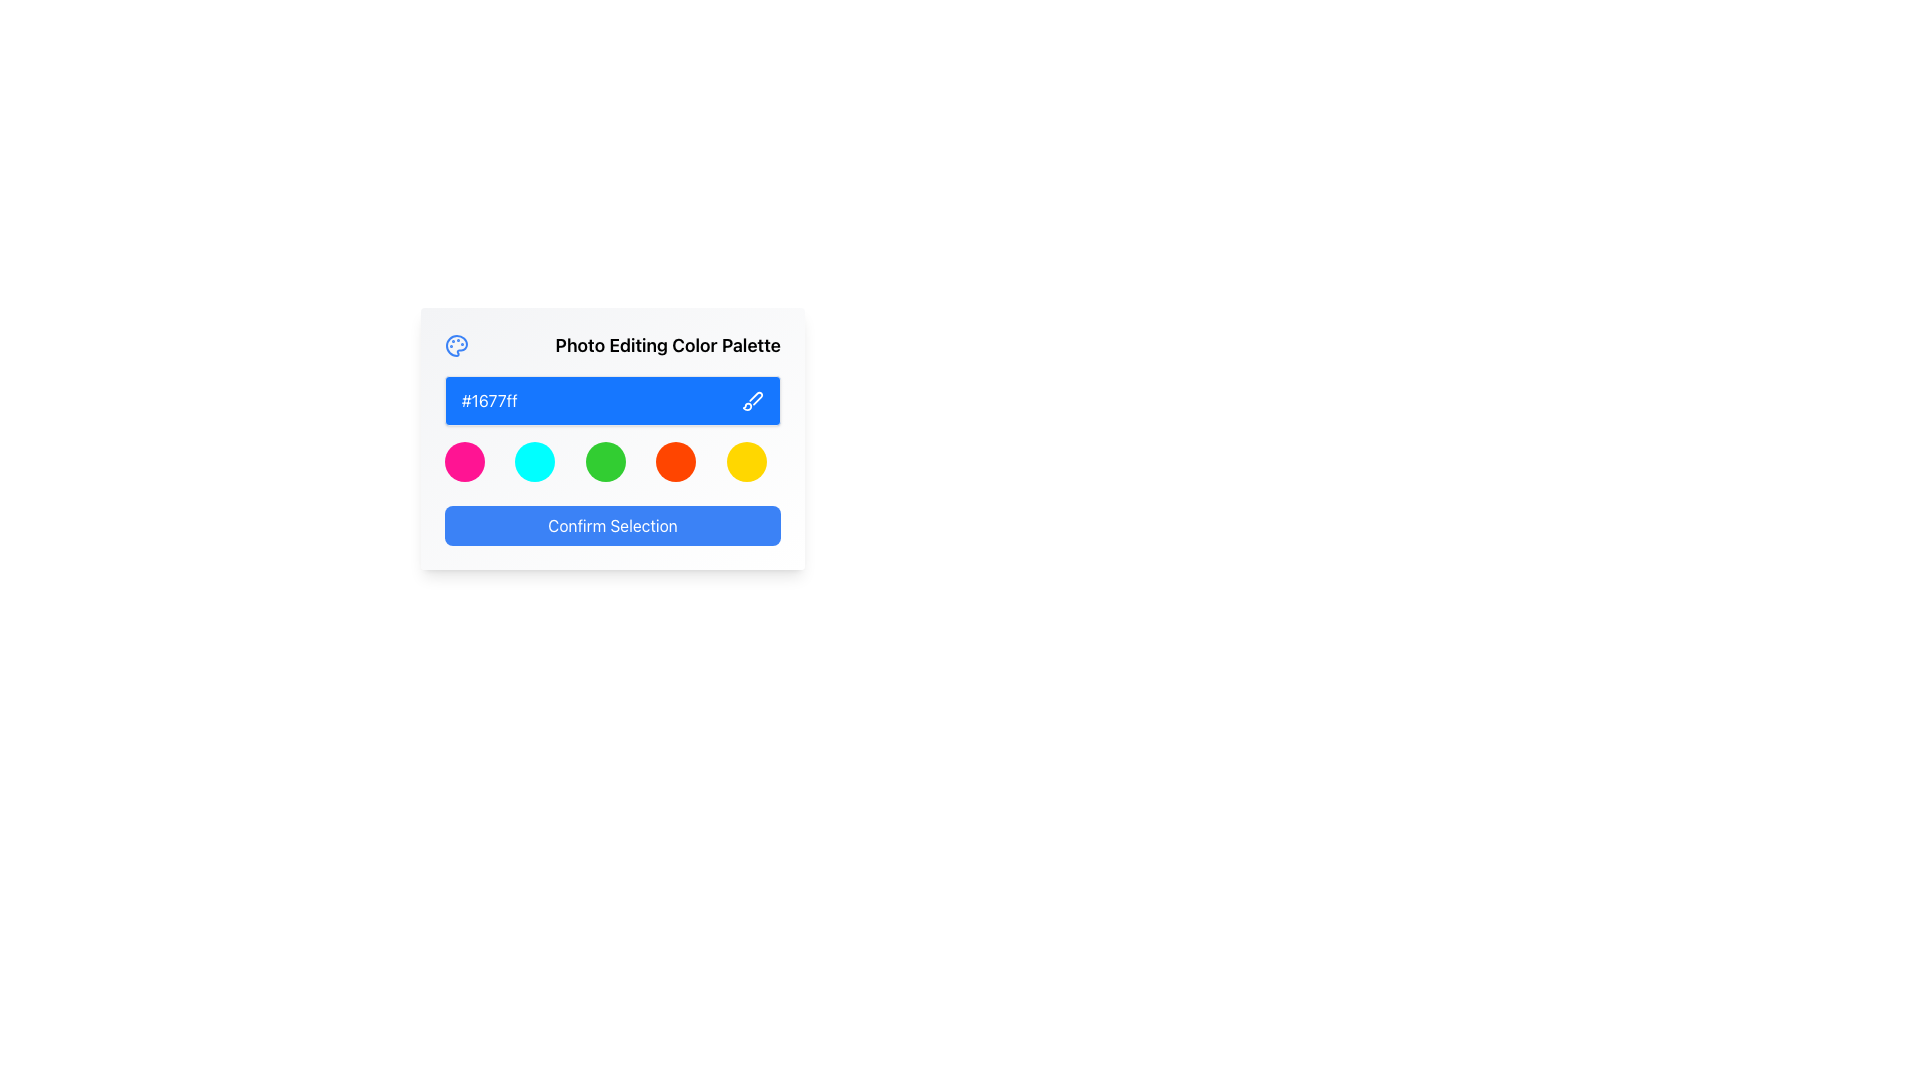  Describe the element at coordinates (612, 438) in the screenshot. I see `the third circular element with a green color fill in the row of color selection options` at that location.